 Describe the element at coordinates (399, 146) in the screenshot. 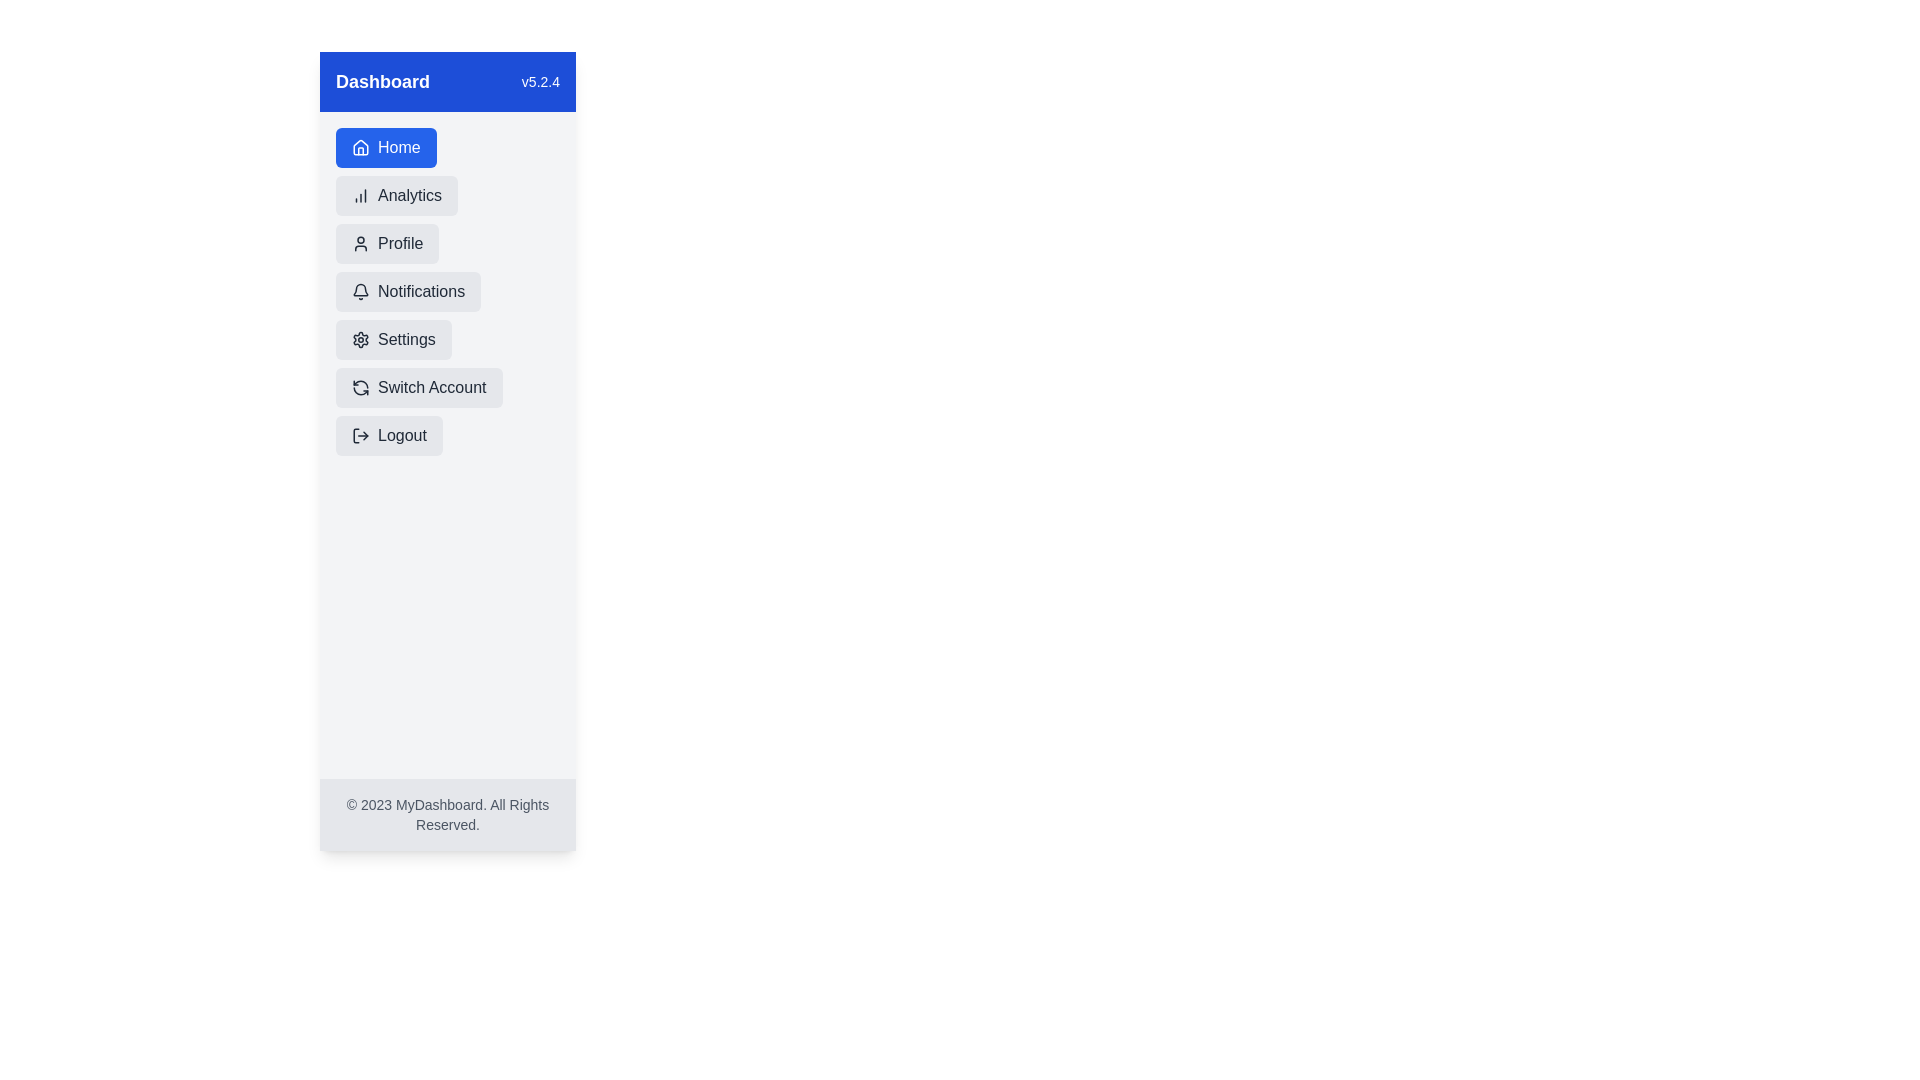

I see `the 'Home' text label located inside the blue rectangular button in the navigation sidebar` at that location.